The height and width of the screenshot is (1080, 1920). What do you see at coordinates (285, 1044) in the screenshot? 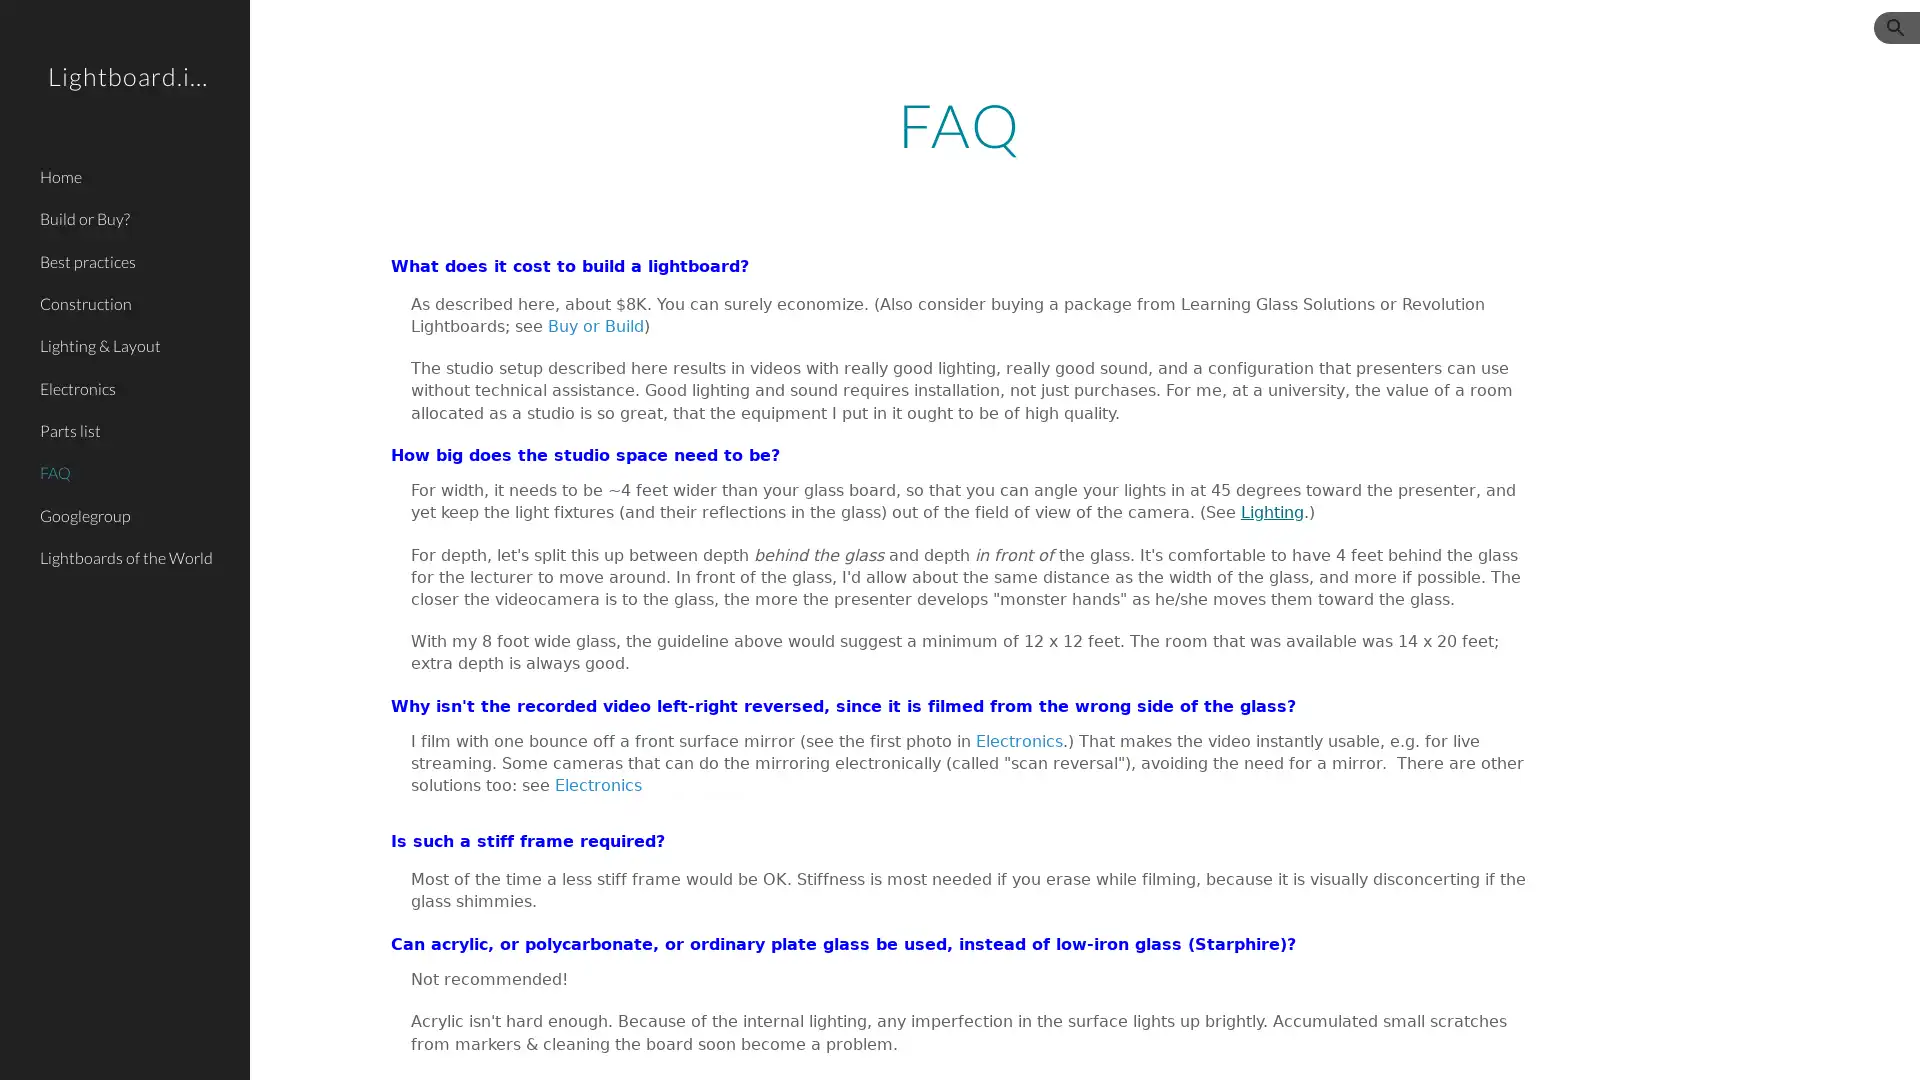
I see `Site actions` at bounding box center [285, 1044].